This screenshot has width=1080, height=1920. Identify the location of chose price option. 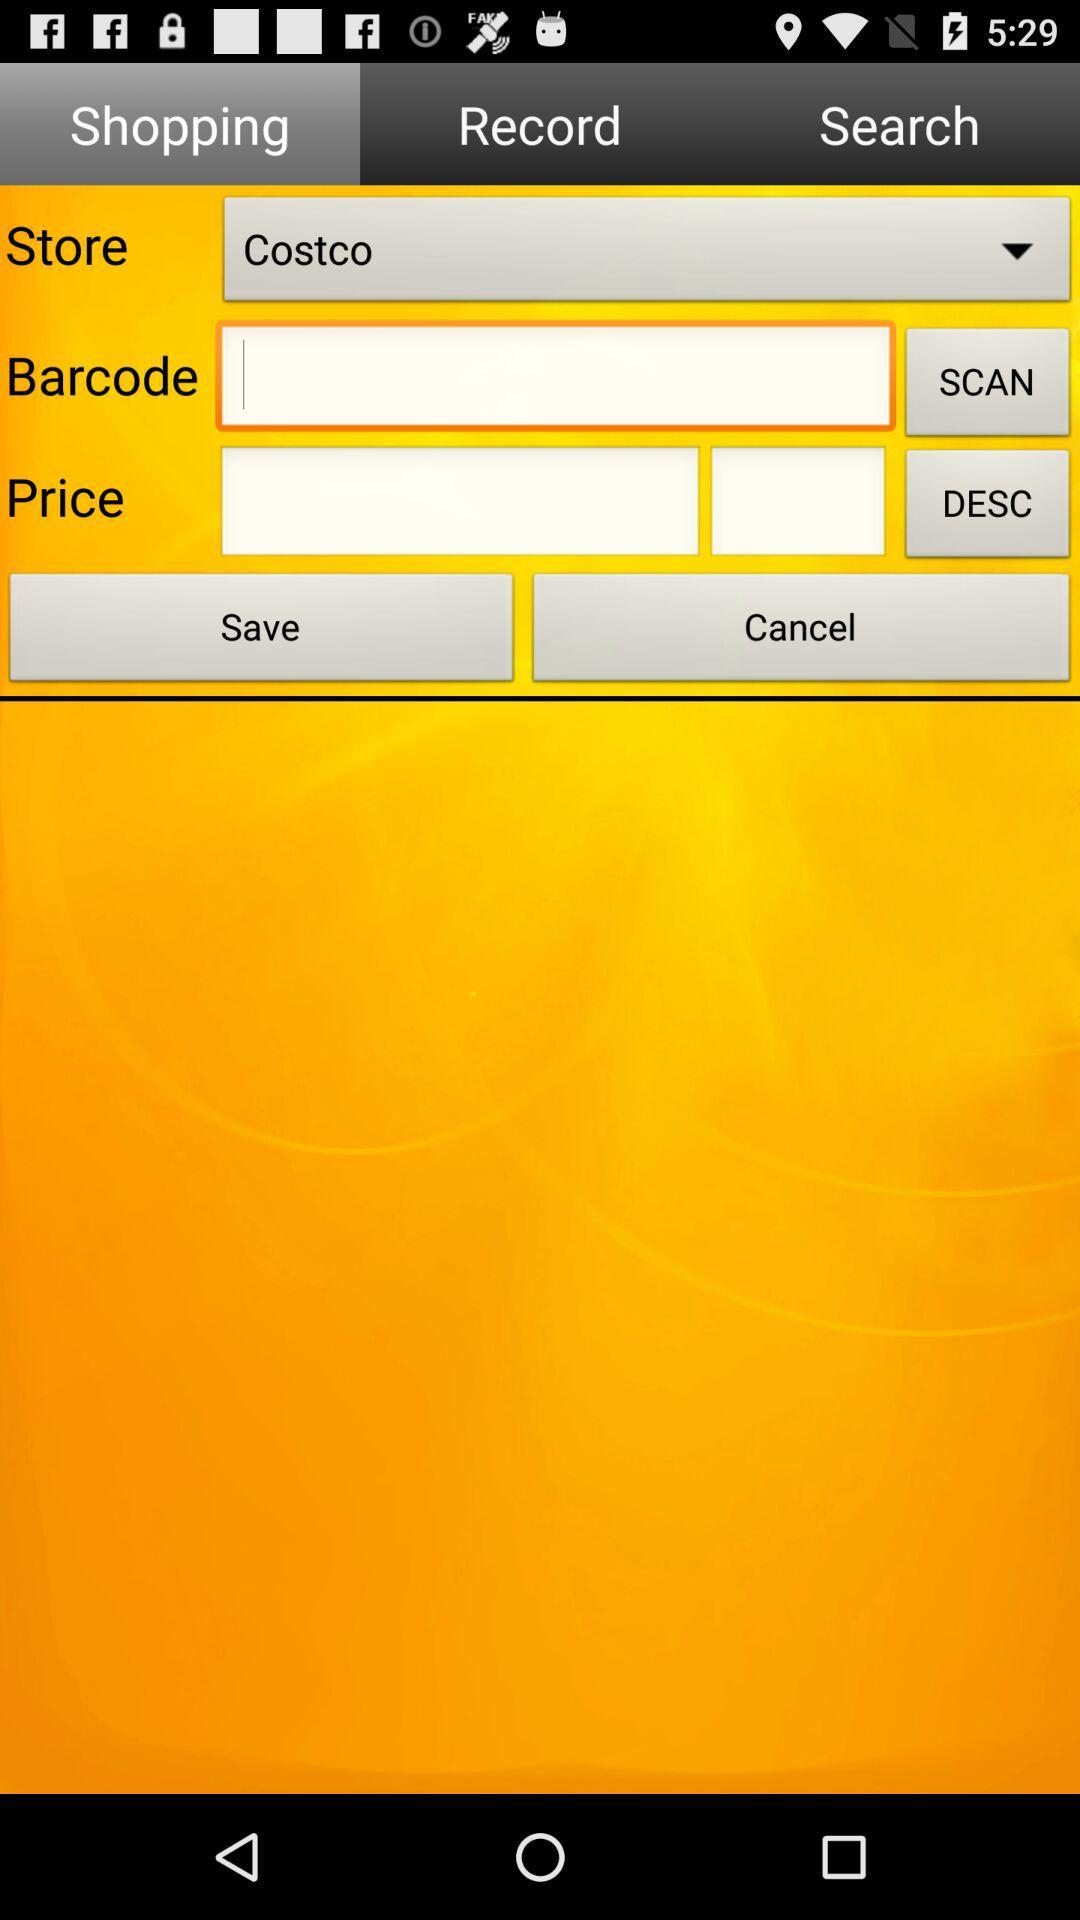
(460, 507).